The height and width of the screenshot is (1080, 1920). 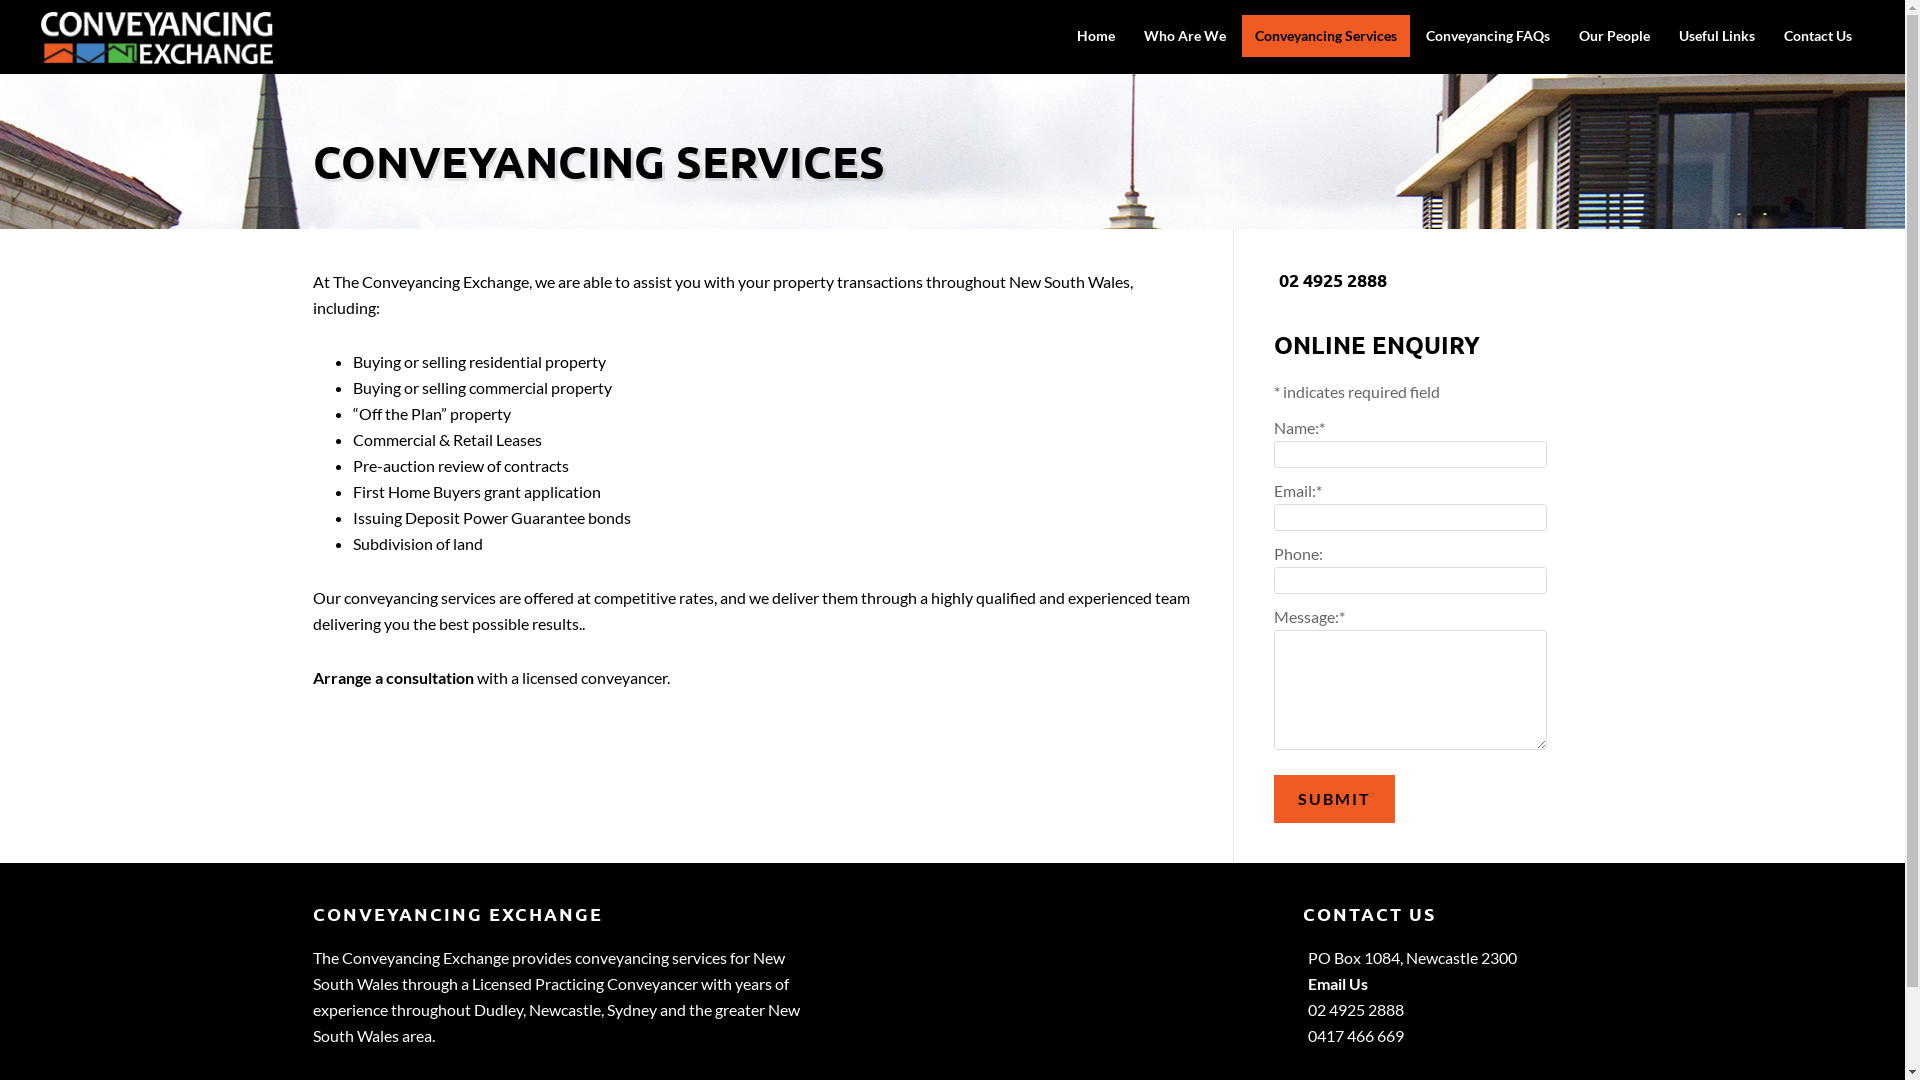 What do you see at coordinates (1716, 35) in the screenshot?
I see `'Useful Links'` at bounding box center [1716, 35].